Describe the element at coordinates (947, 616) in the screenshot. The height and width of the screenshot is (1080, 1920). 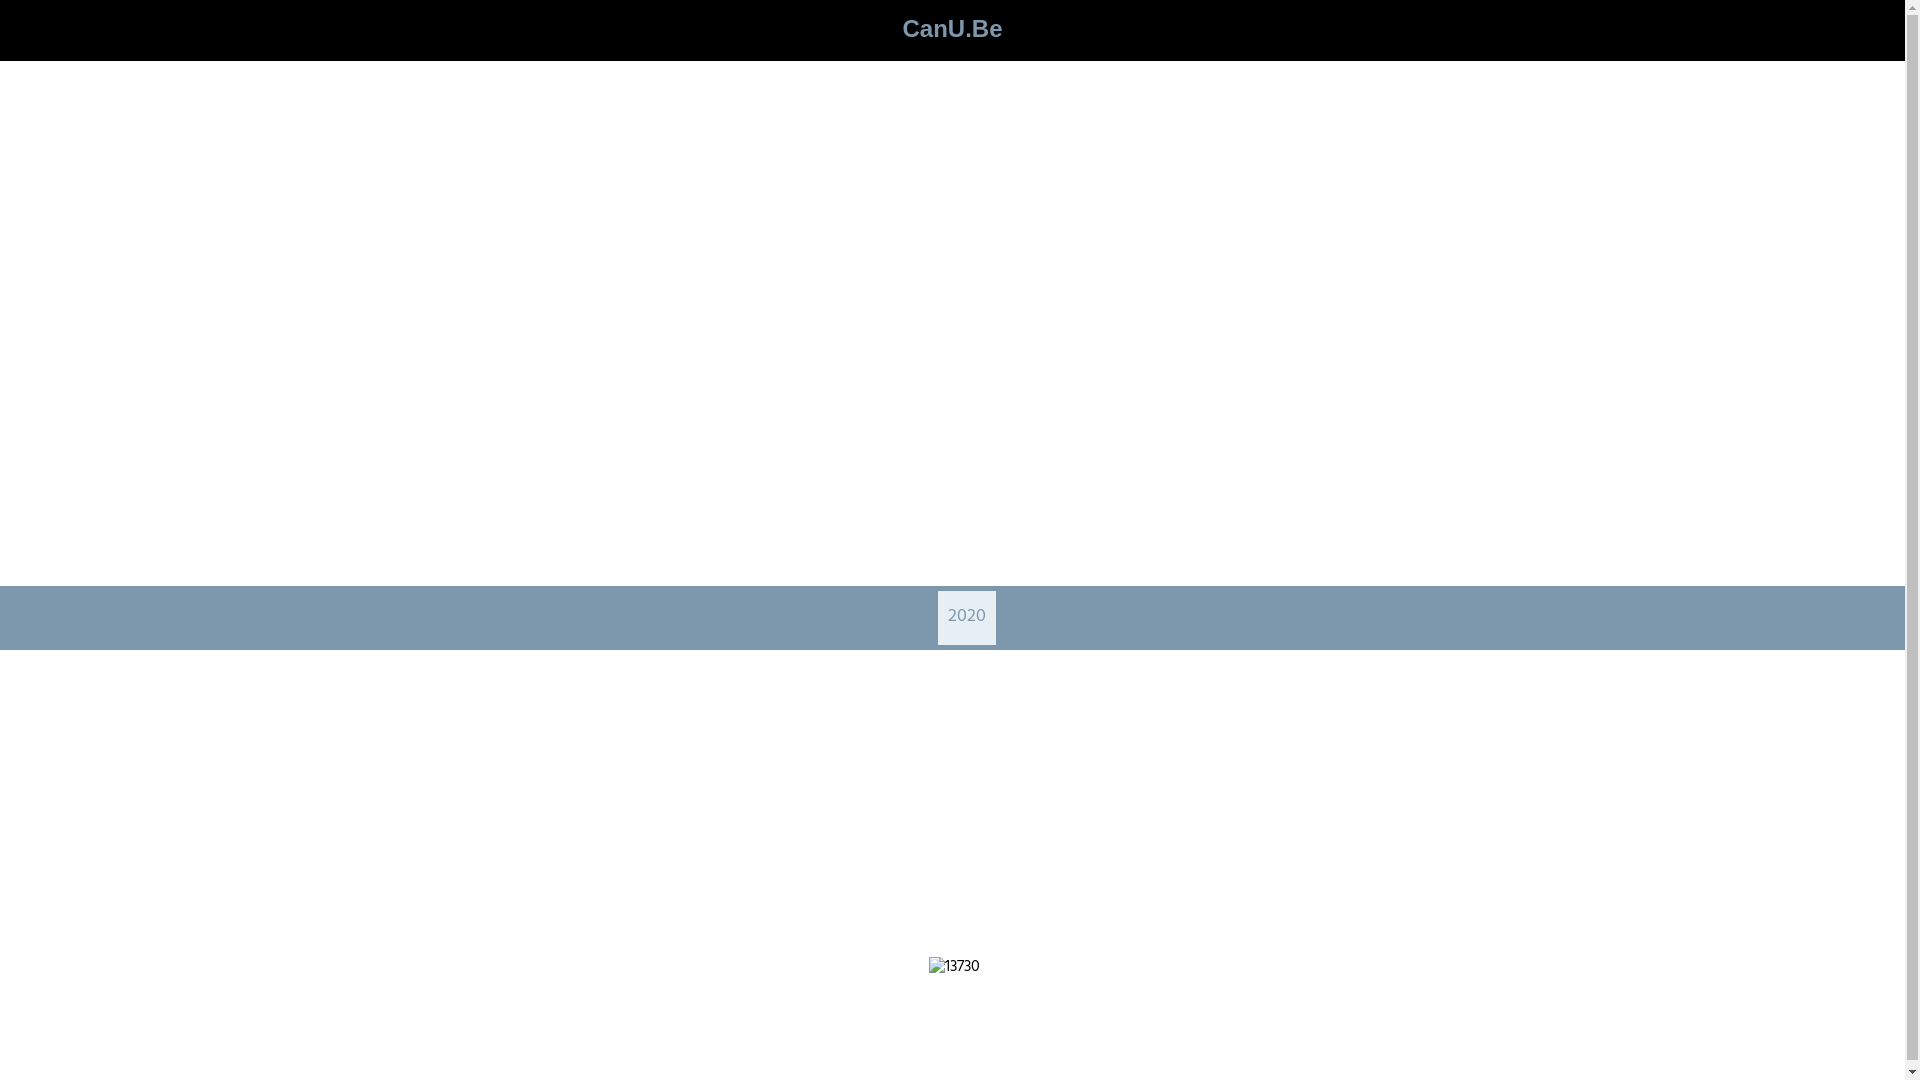
I see `'2020'` at that location.